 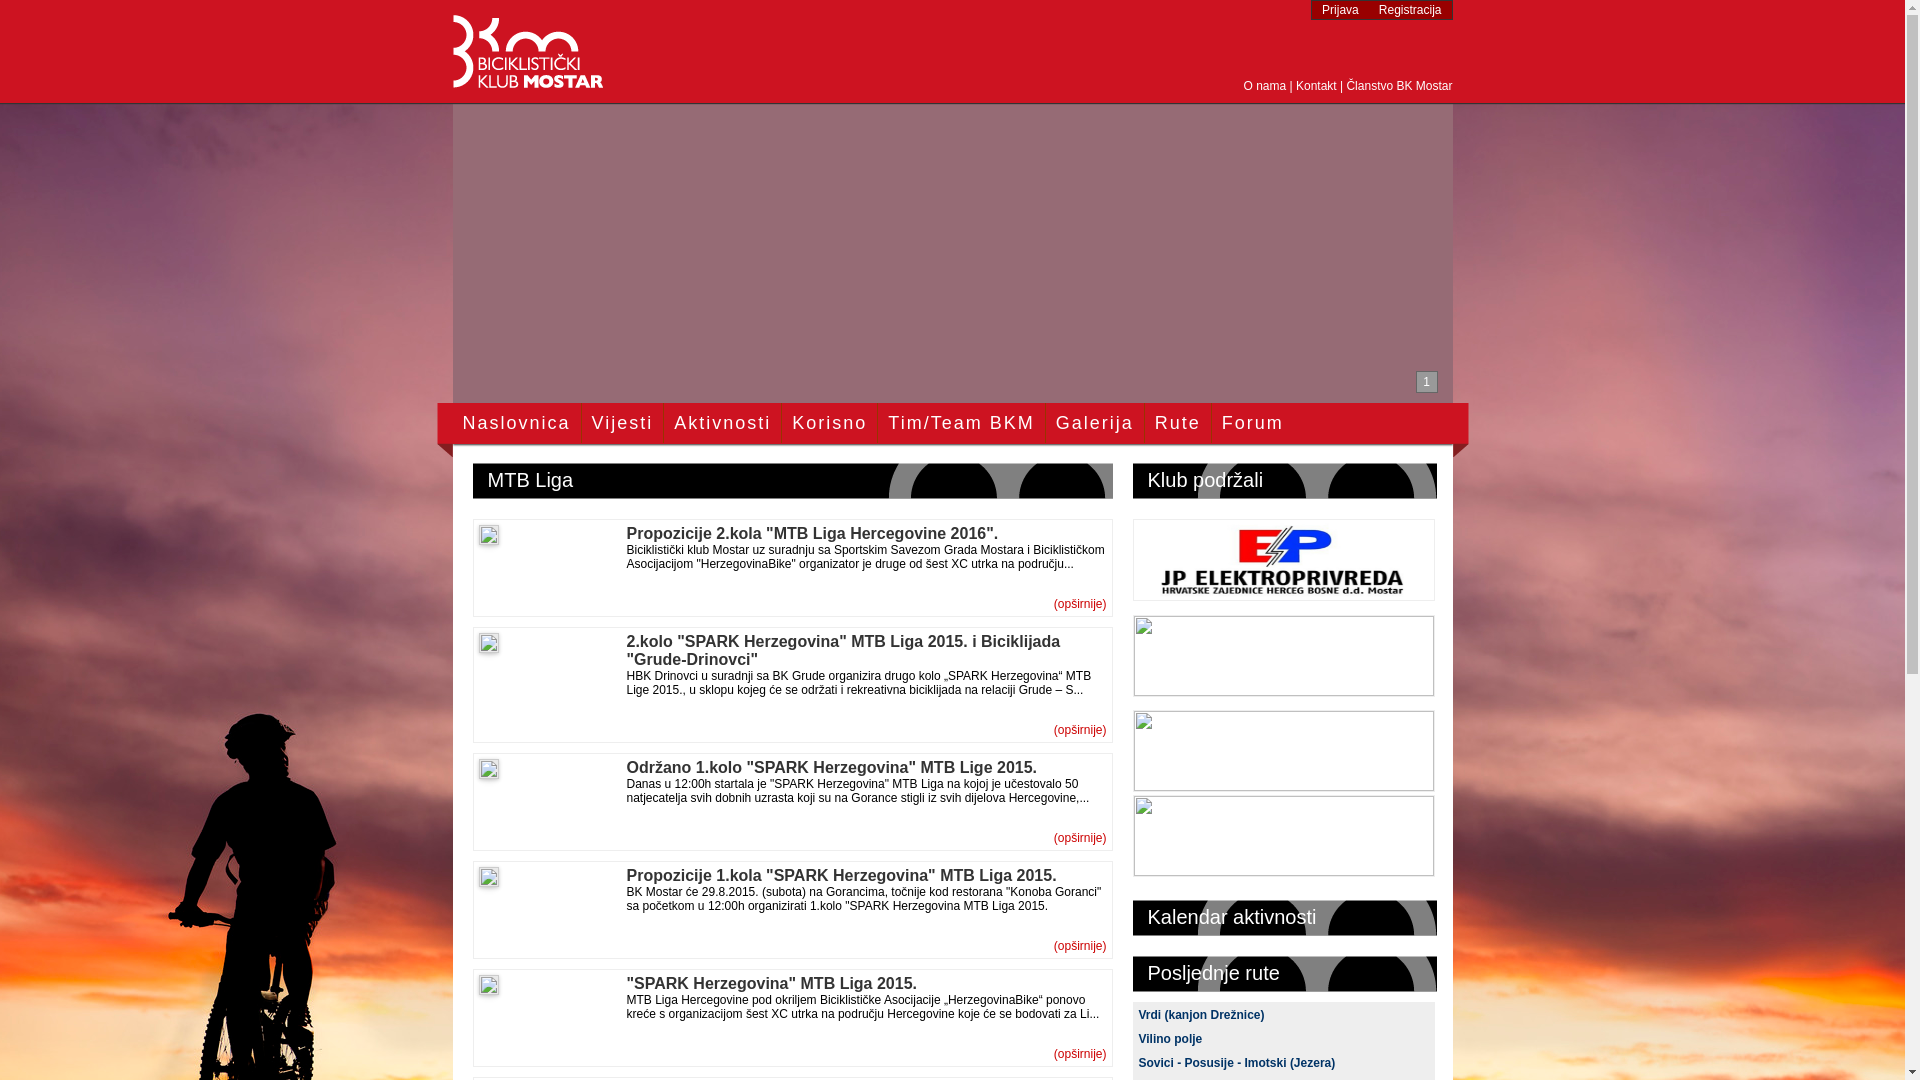 I want to click on 'EPHZHB', so click(x=1282, y=594).